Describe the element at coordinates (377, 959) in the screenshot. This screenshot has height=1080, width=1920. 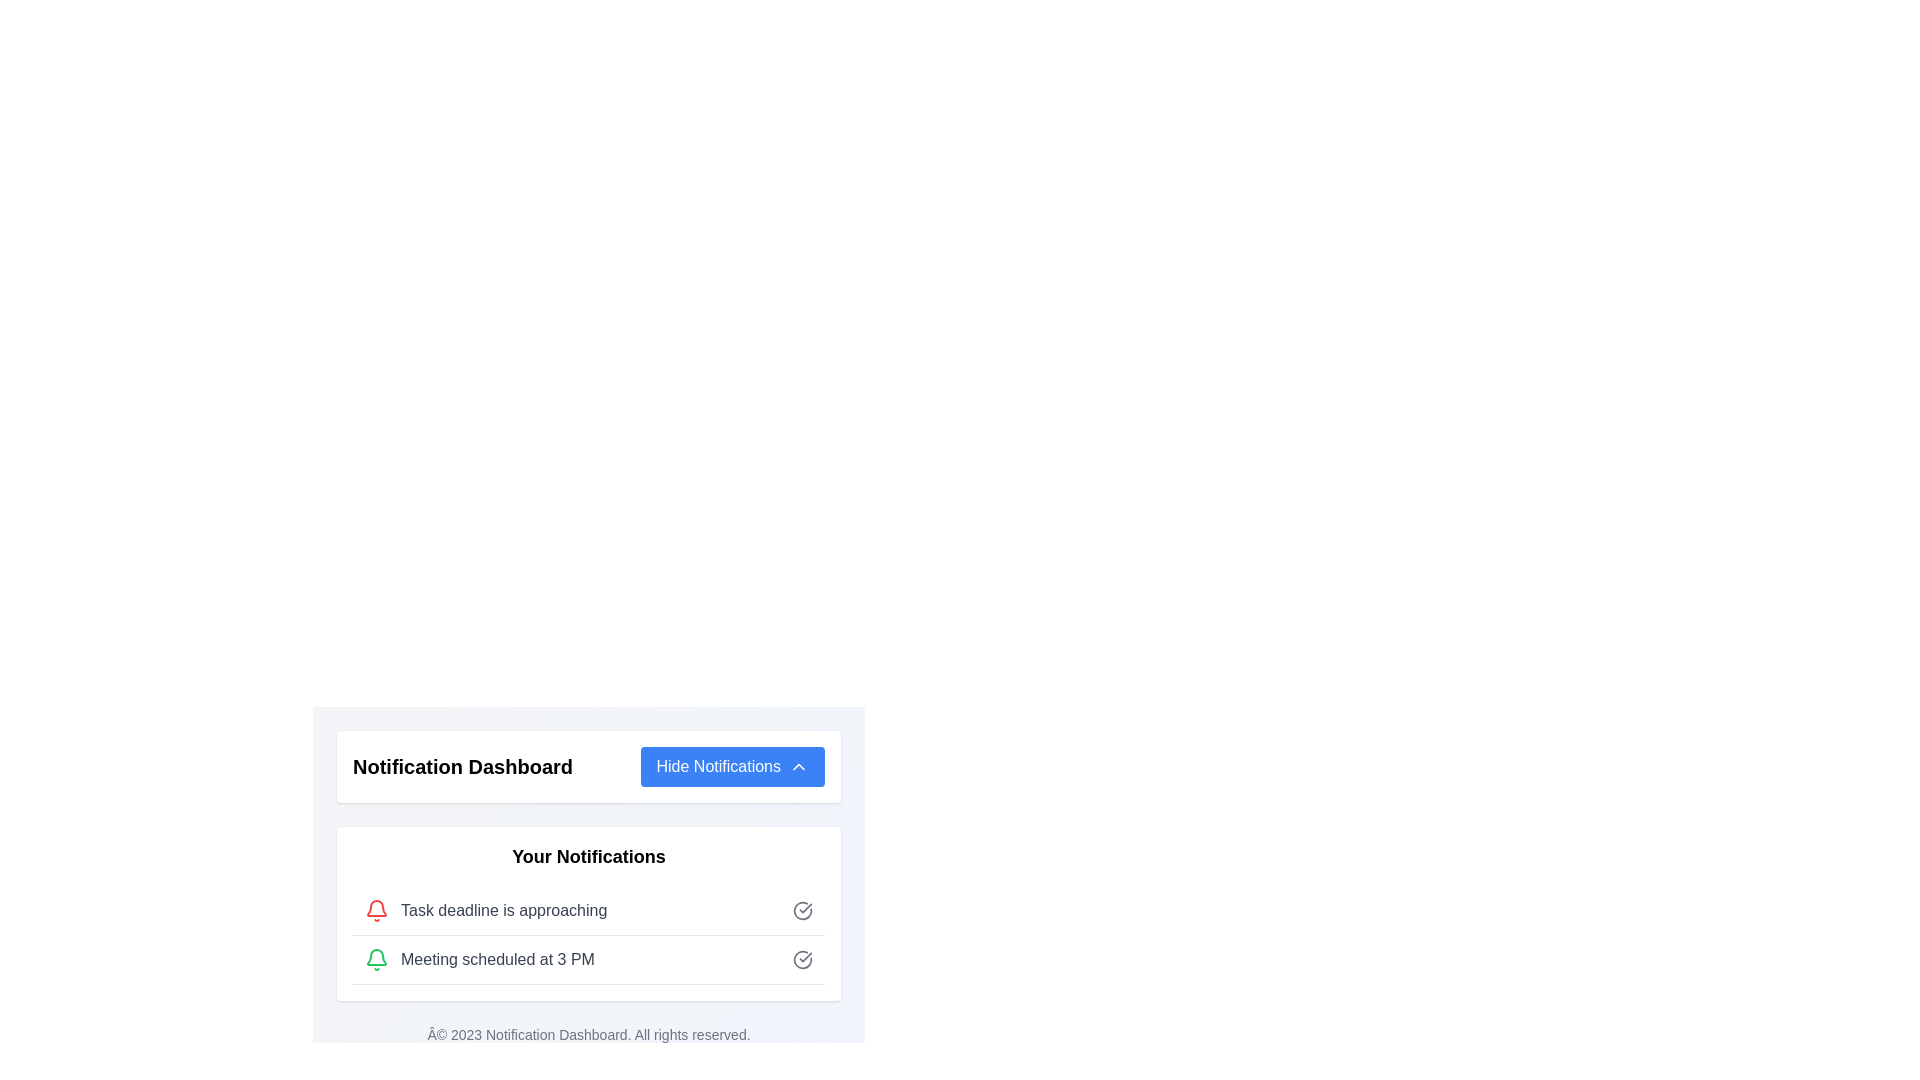
I see `the notification icon indicating a scheduled meeting, located to the left of the text 'Meeting scheduled at 3 PM'` at that location.